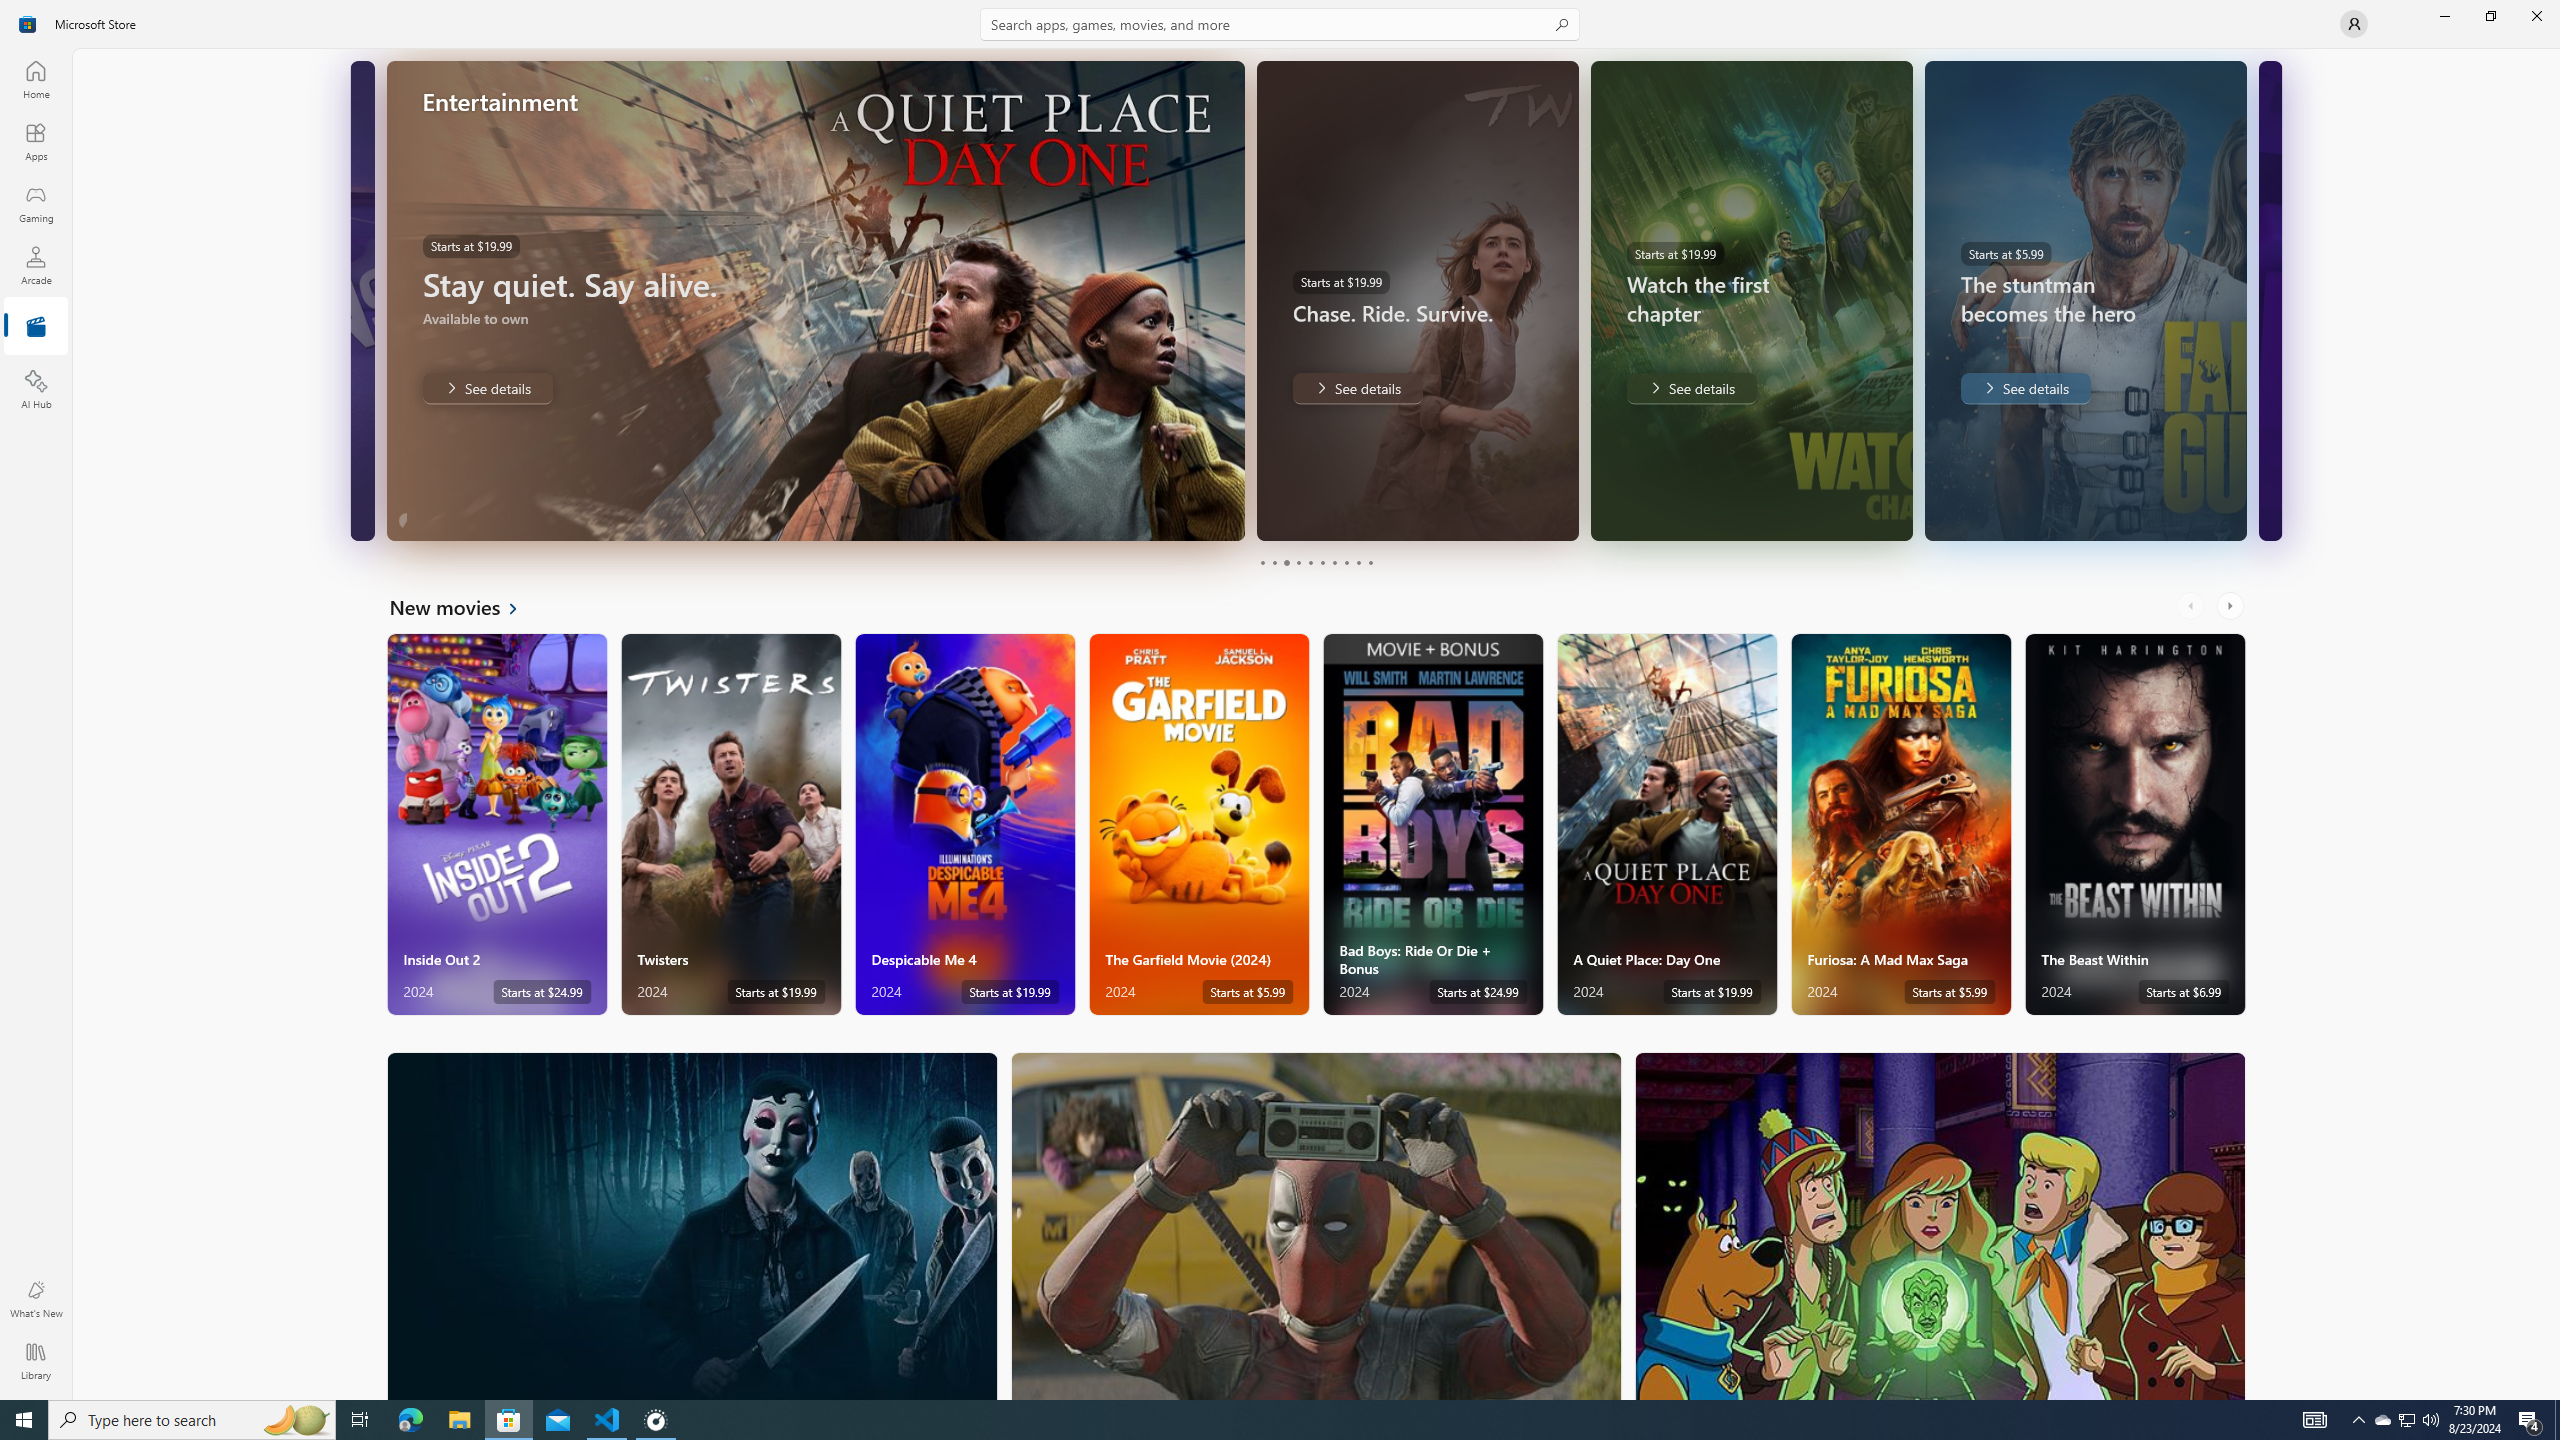  Describe the element at coordinates (464, 605) in the screenshot. I see `'See all  New movies'` at that location.